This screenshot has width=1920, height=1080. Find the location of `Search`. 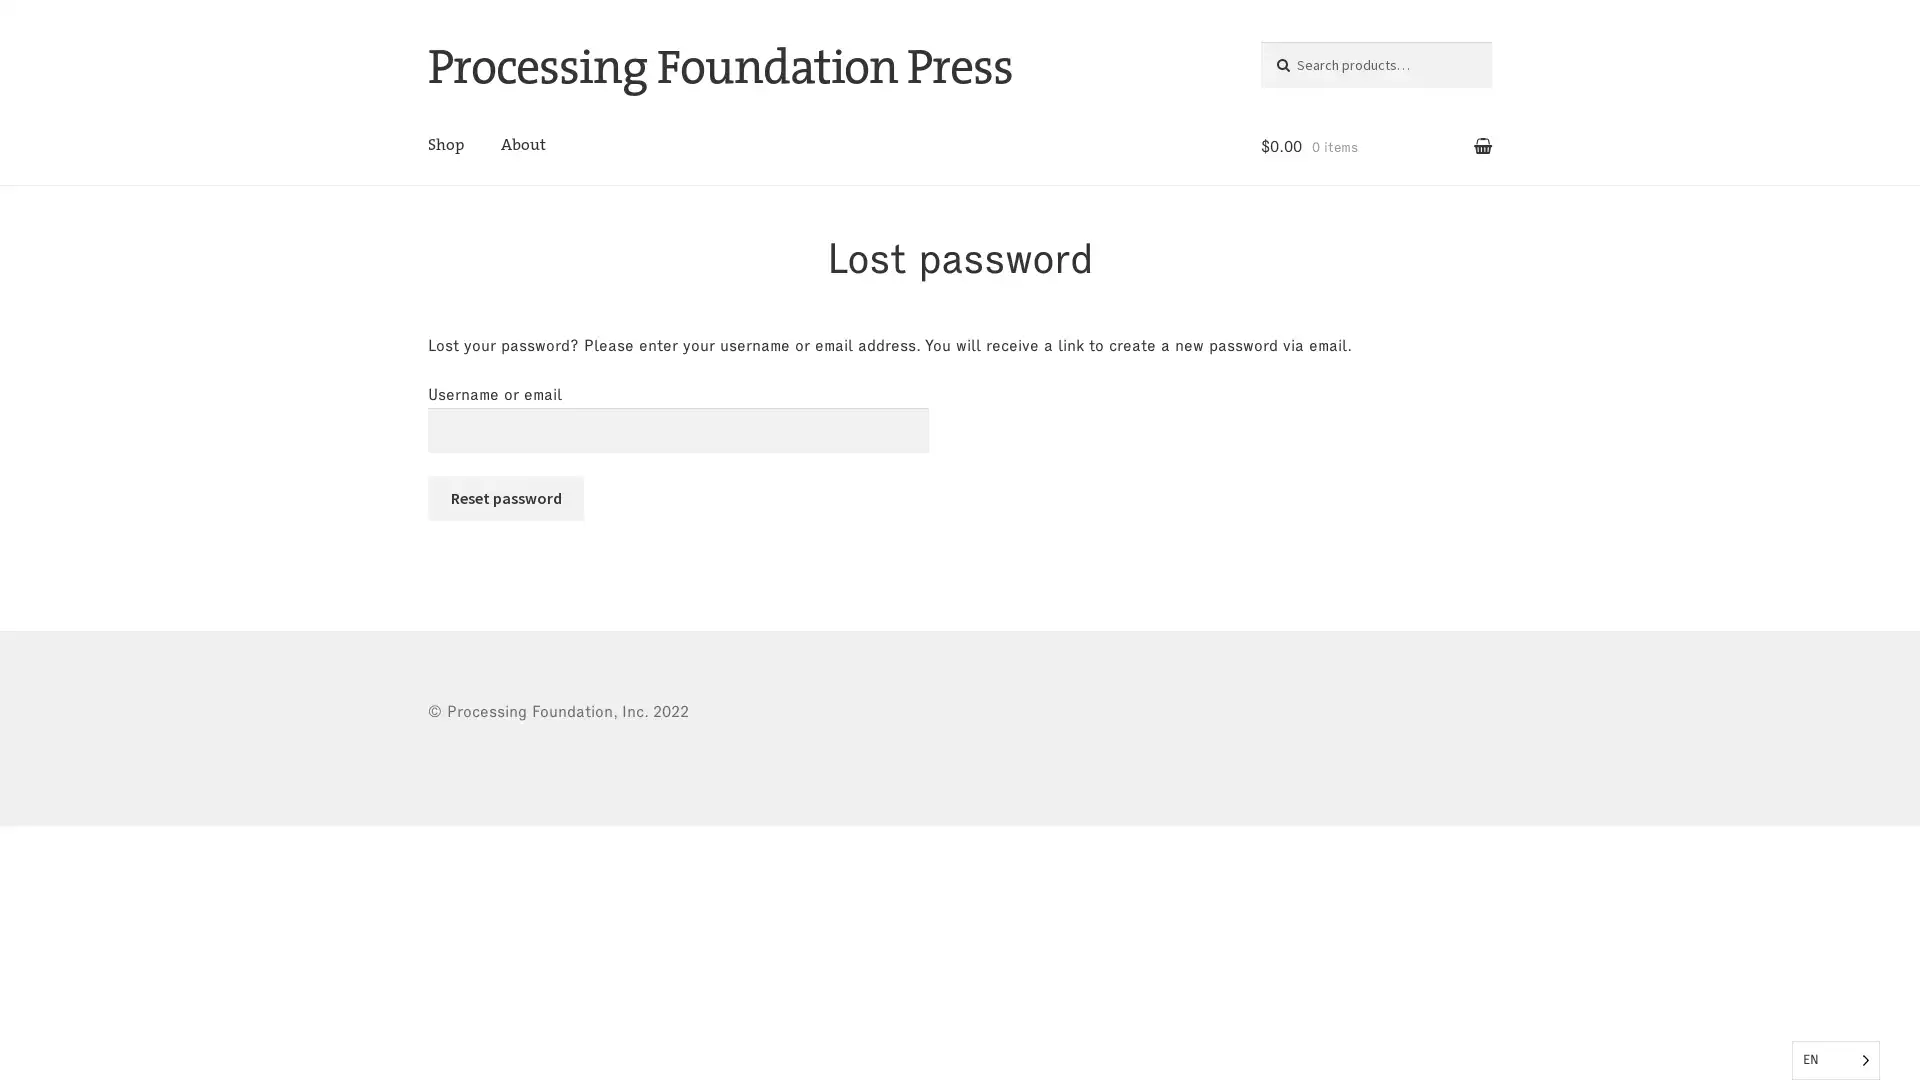

Search is located at coordinates (1301, 60).